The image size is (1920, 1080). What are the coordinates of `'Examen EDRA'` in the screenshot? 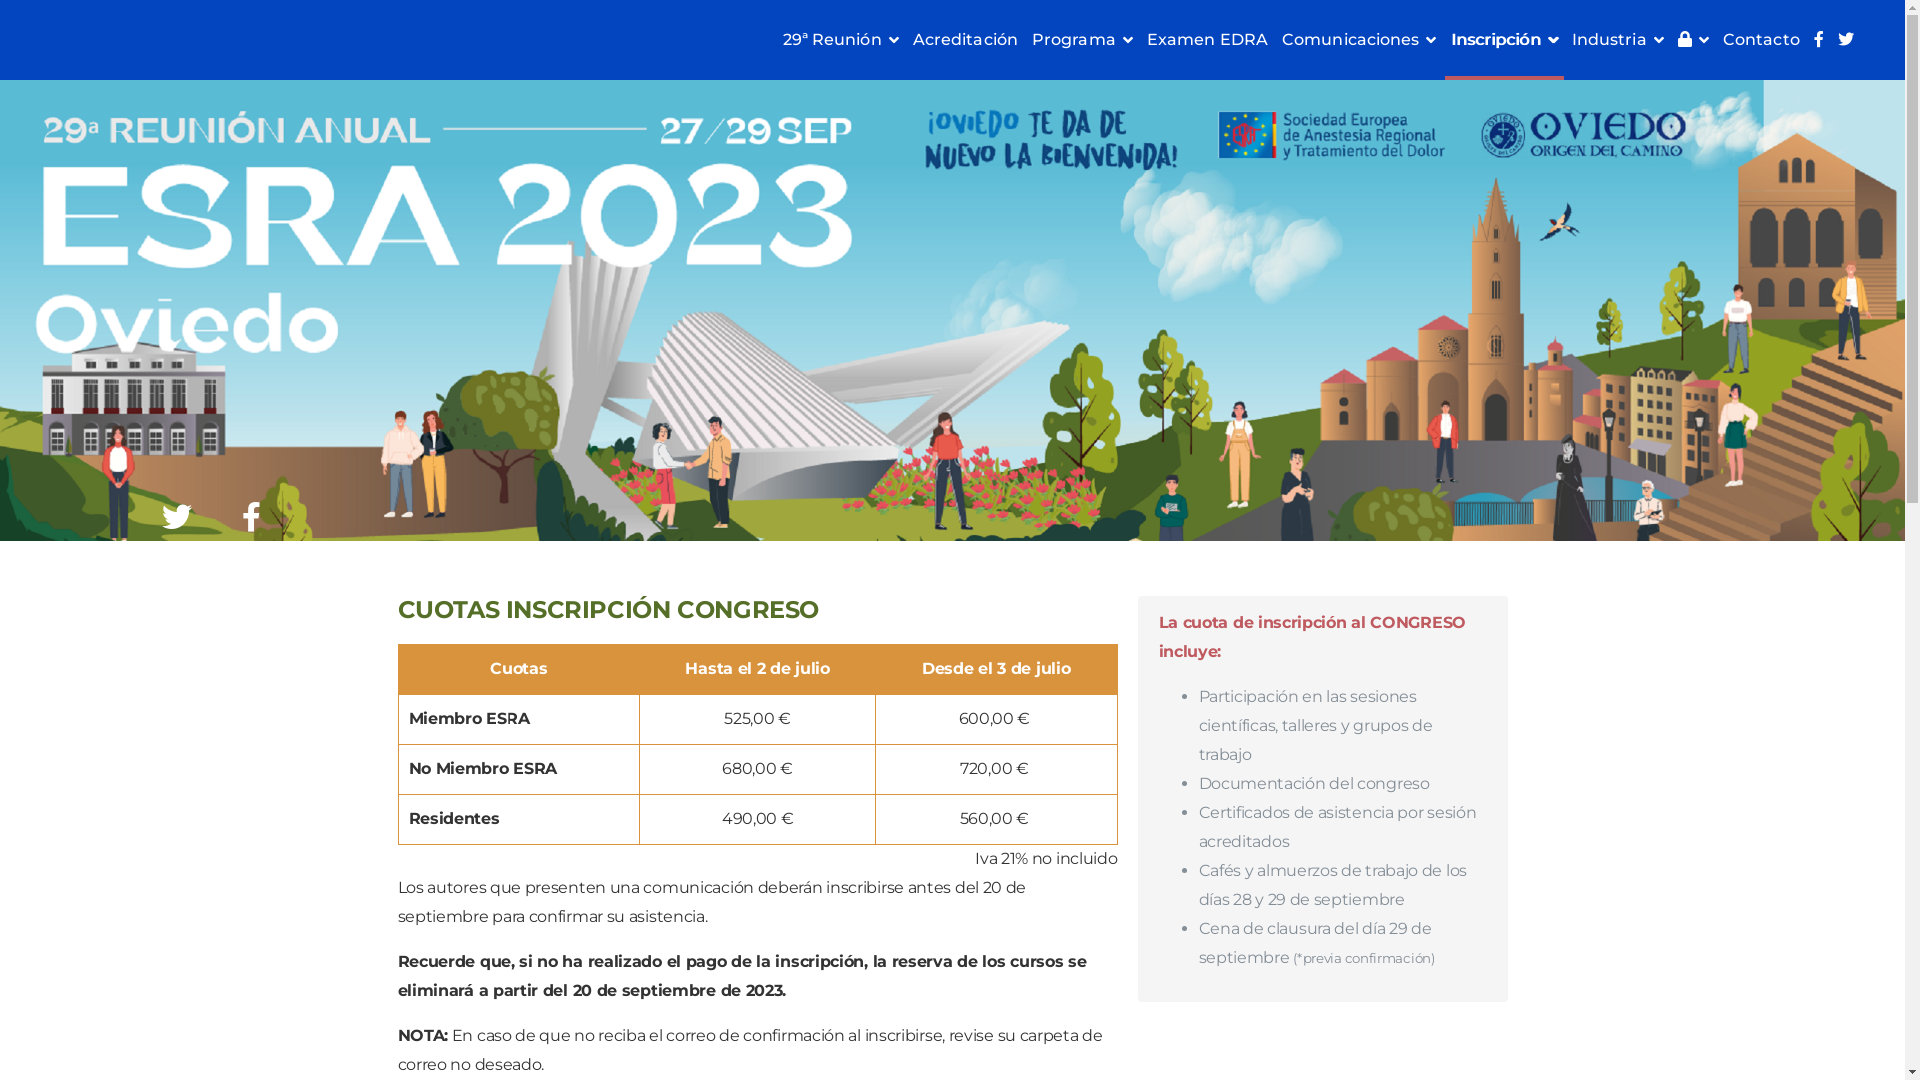 It's located at (1206, 39).